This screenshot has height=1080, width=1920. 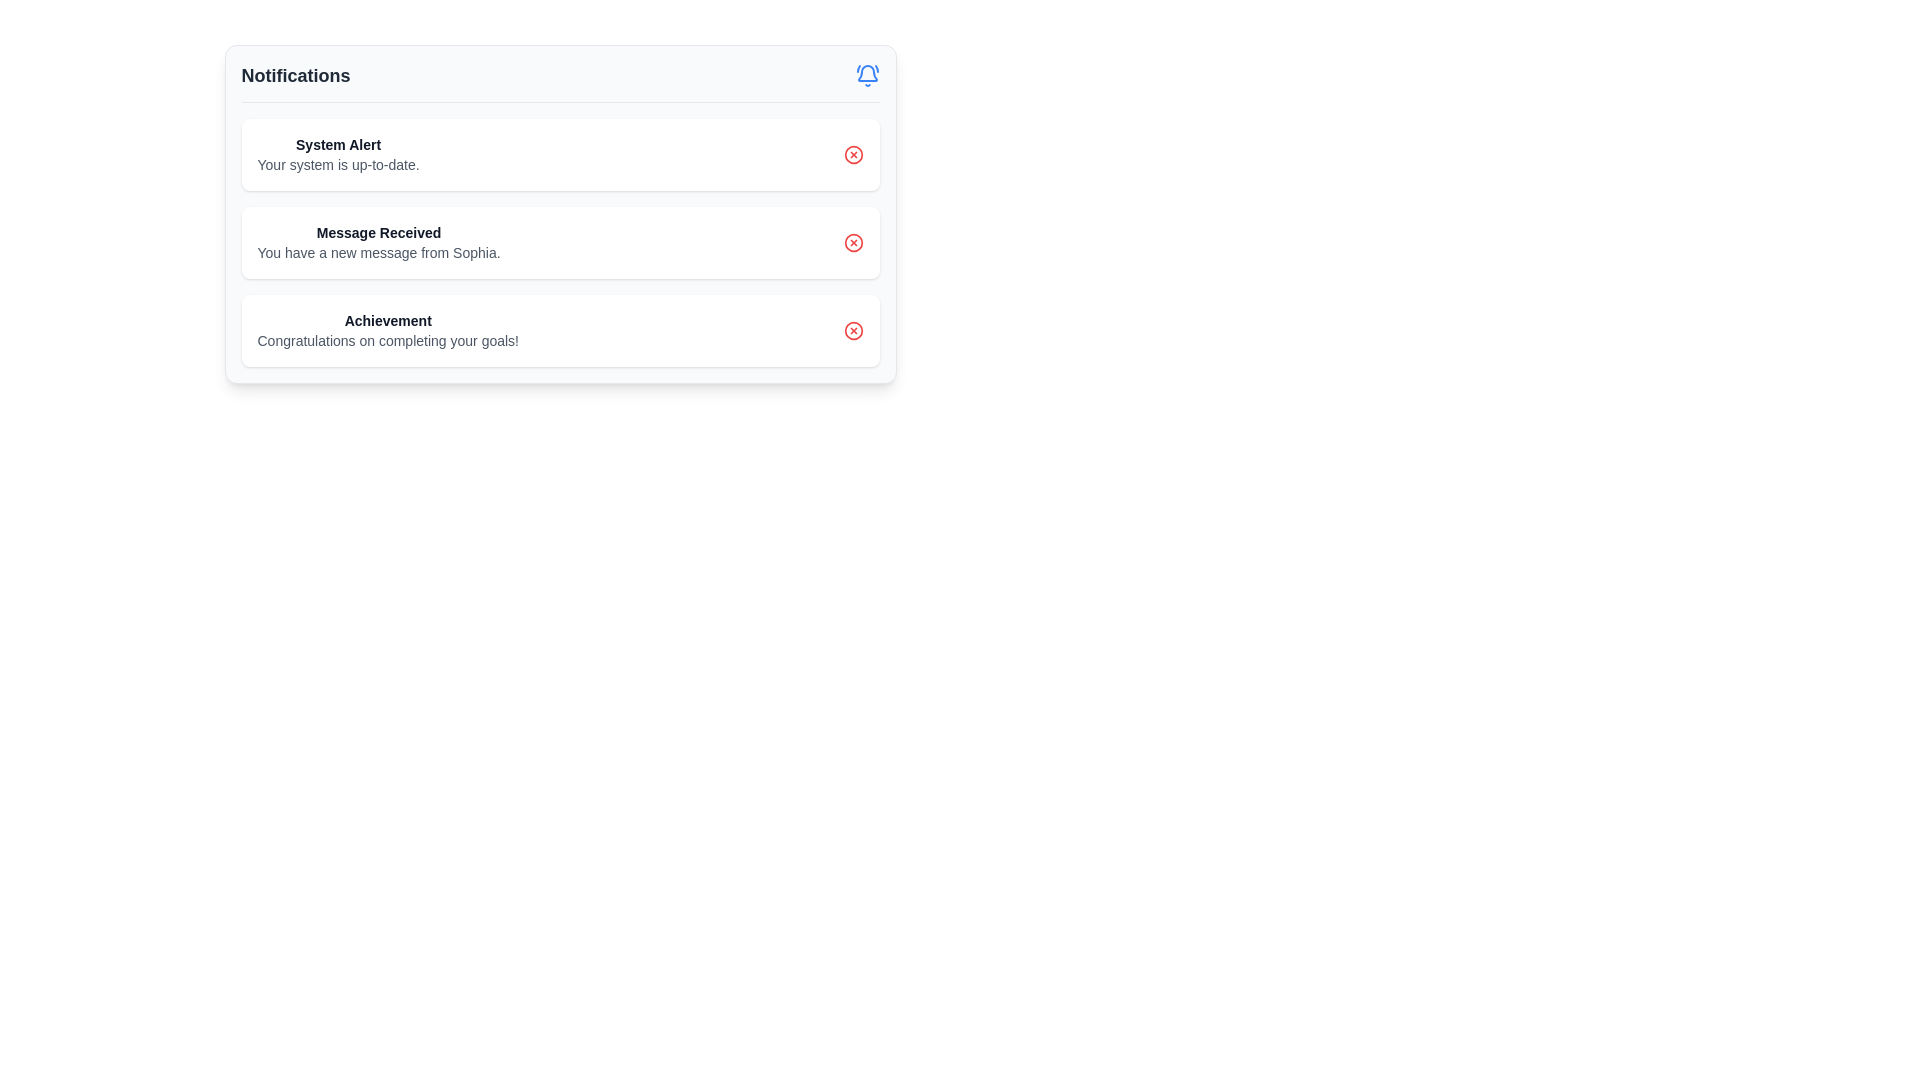 I want to click on the text element displaying 'You have a new message from Sophia.' located below the bolded title 'Message Received' in the Notifications section, so click(x=379, y=252).